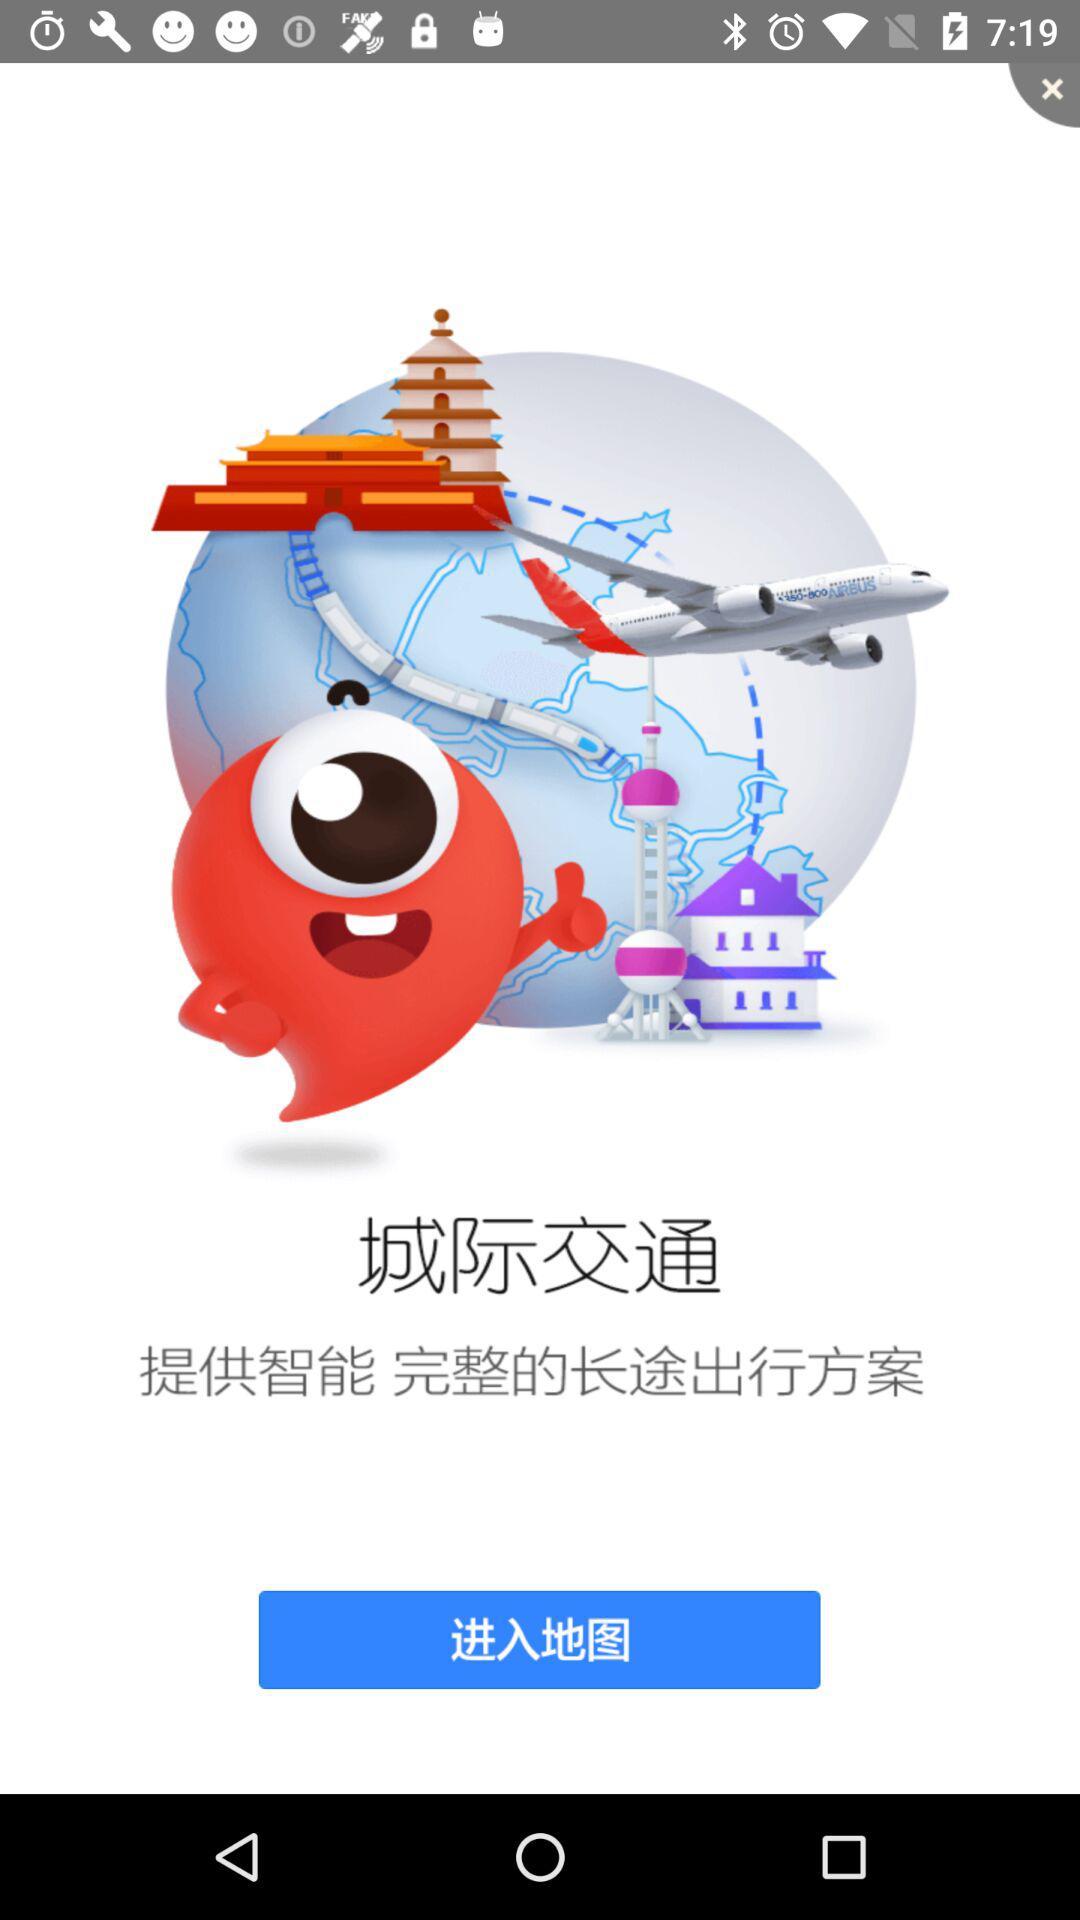 The image size is (1080, 1920). I want to click on item at the center, so click(540, 927).